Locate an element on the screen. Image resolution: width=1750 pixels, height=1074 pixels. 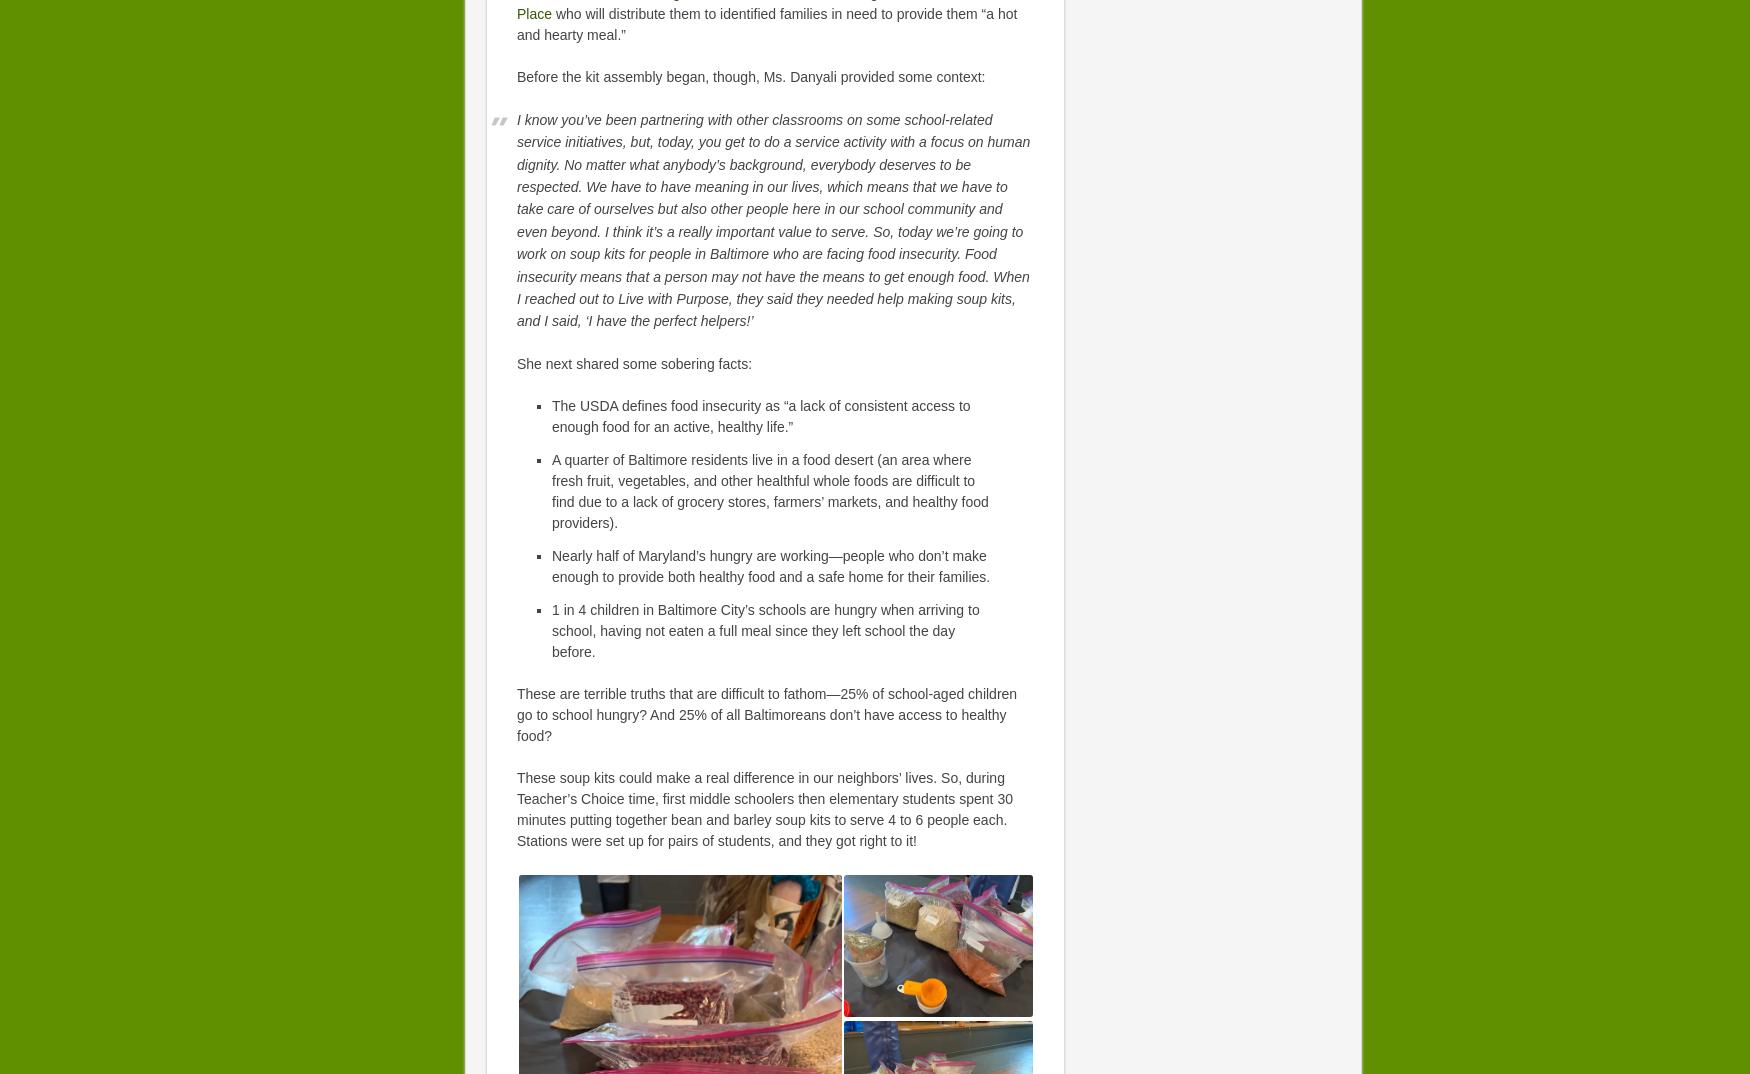
'The USDA defines food insecurity as “a lack of consistent access to enough food for an active, healthy life.”' is located at coordinates (760, 415).